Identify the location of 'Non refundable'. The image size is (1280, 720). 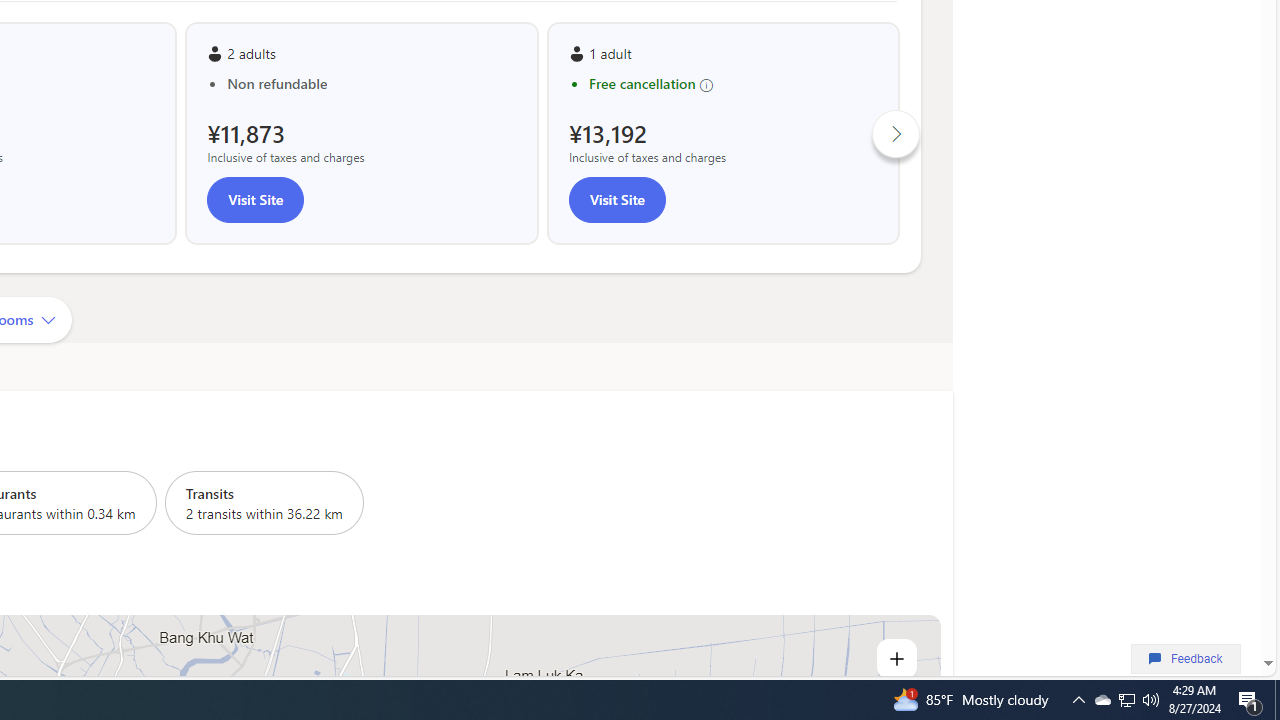
(371, 82).